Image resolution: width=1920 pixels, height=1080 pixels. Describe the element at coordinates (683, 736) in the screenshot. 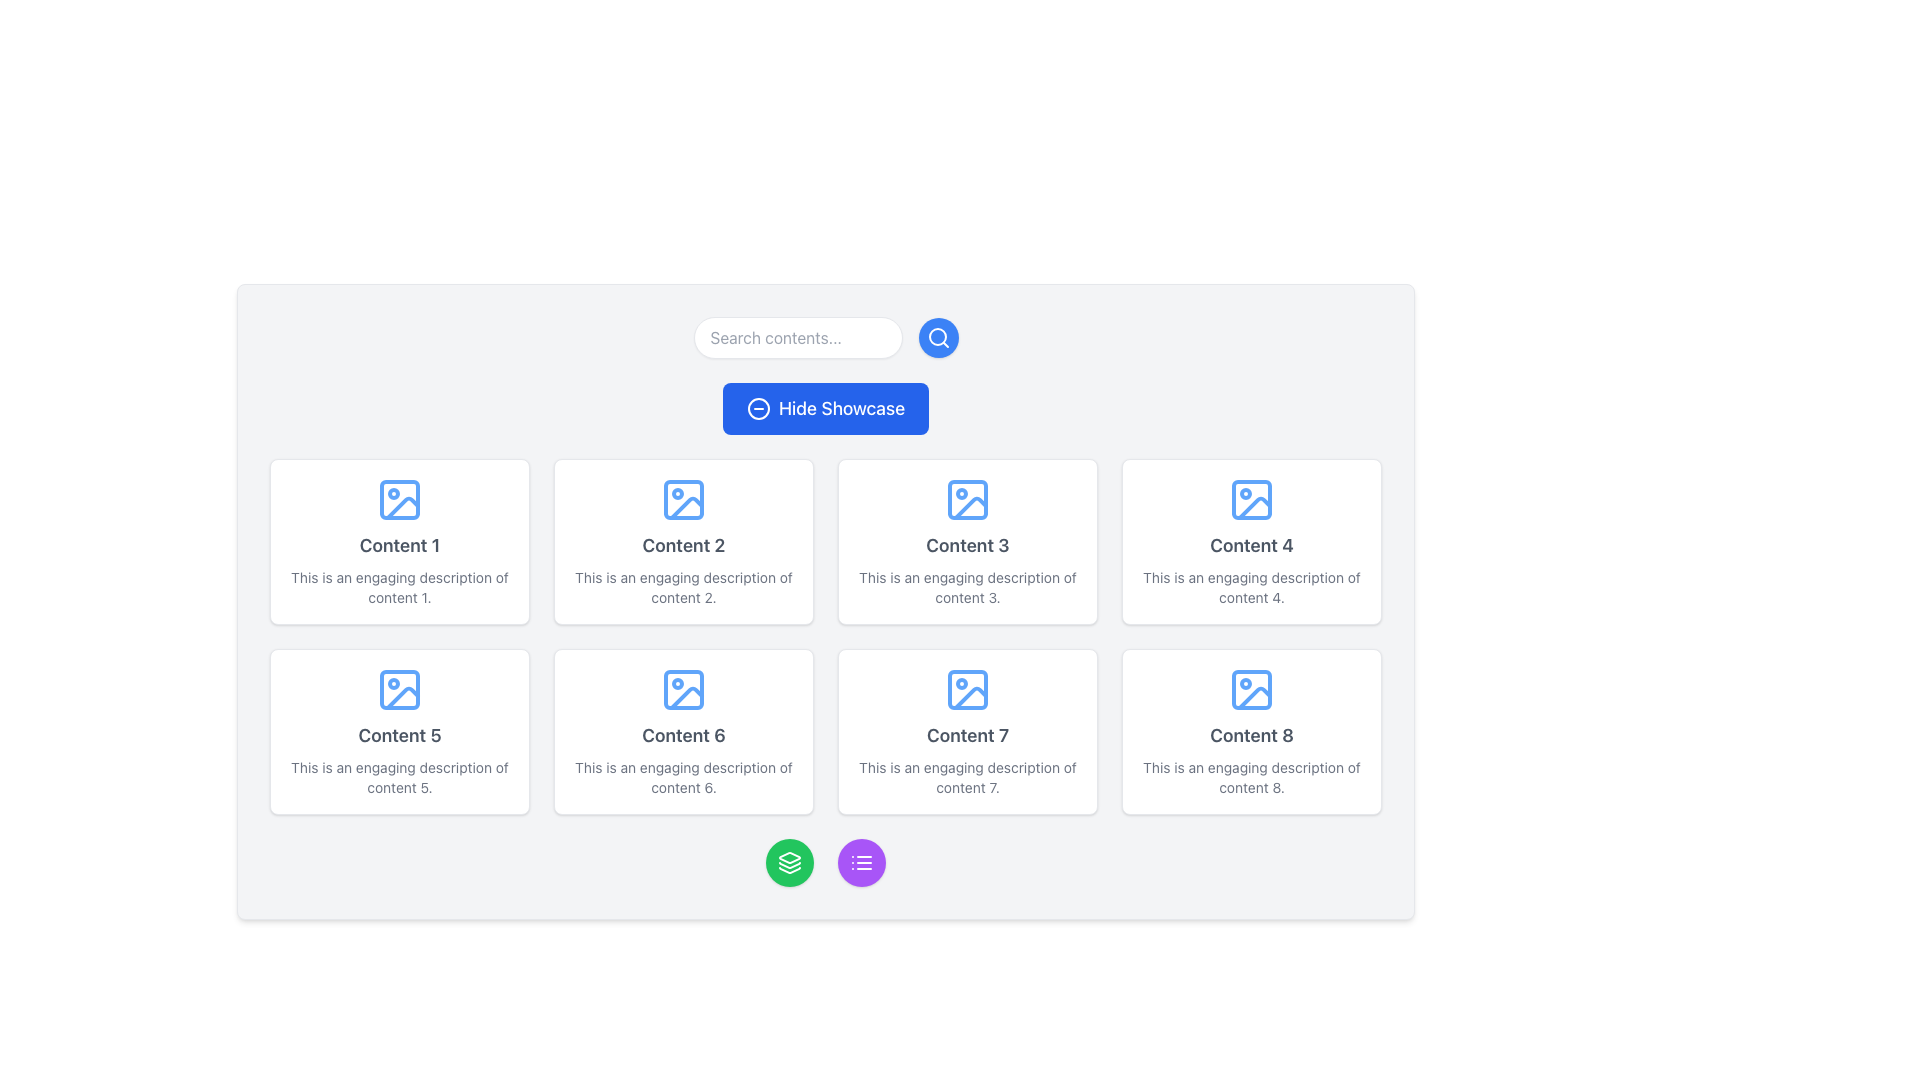

I see `the Label that provides a title or heading for the card content, located in the center column of the second row, under a blue icon and above a description, within a white bordered card` at that location.